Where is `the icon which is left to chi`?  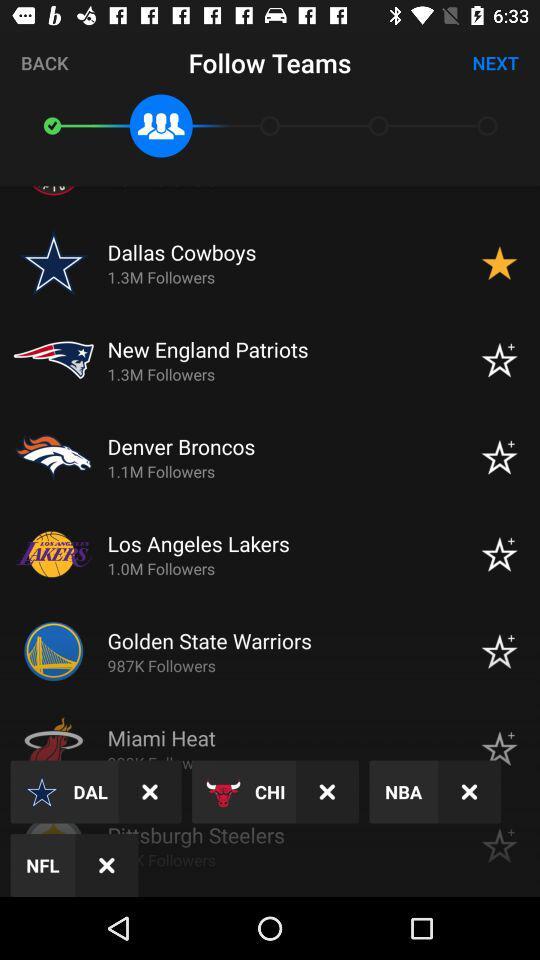
the icon which is left to chi is located at coordinates (222, 792).